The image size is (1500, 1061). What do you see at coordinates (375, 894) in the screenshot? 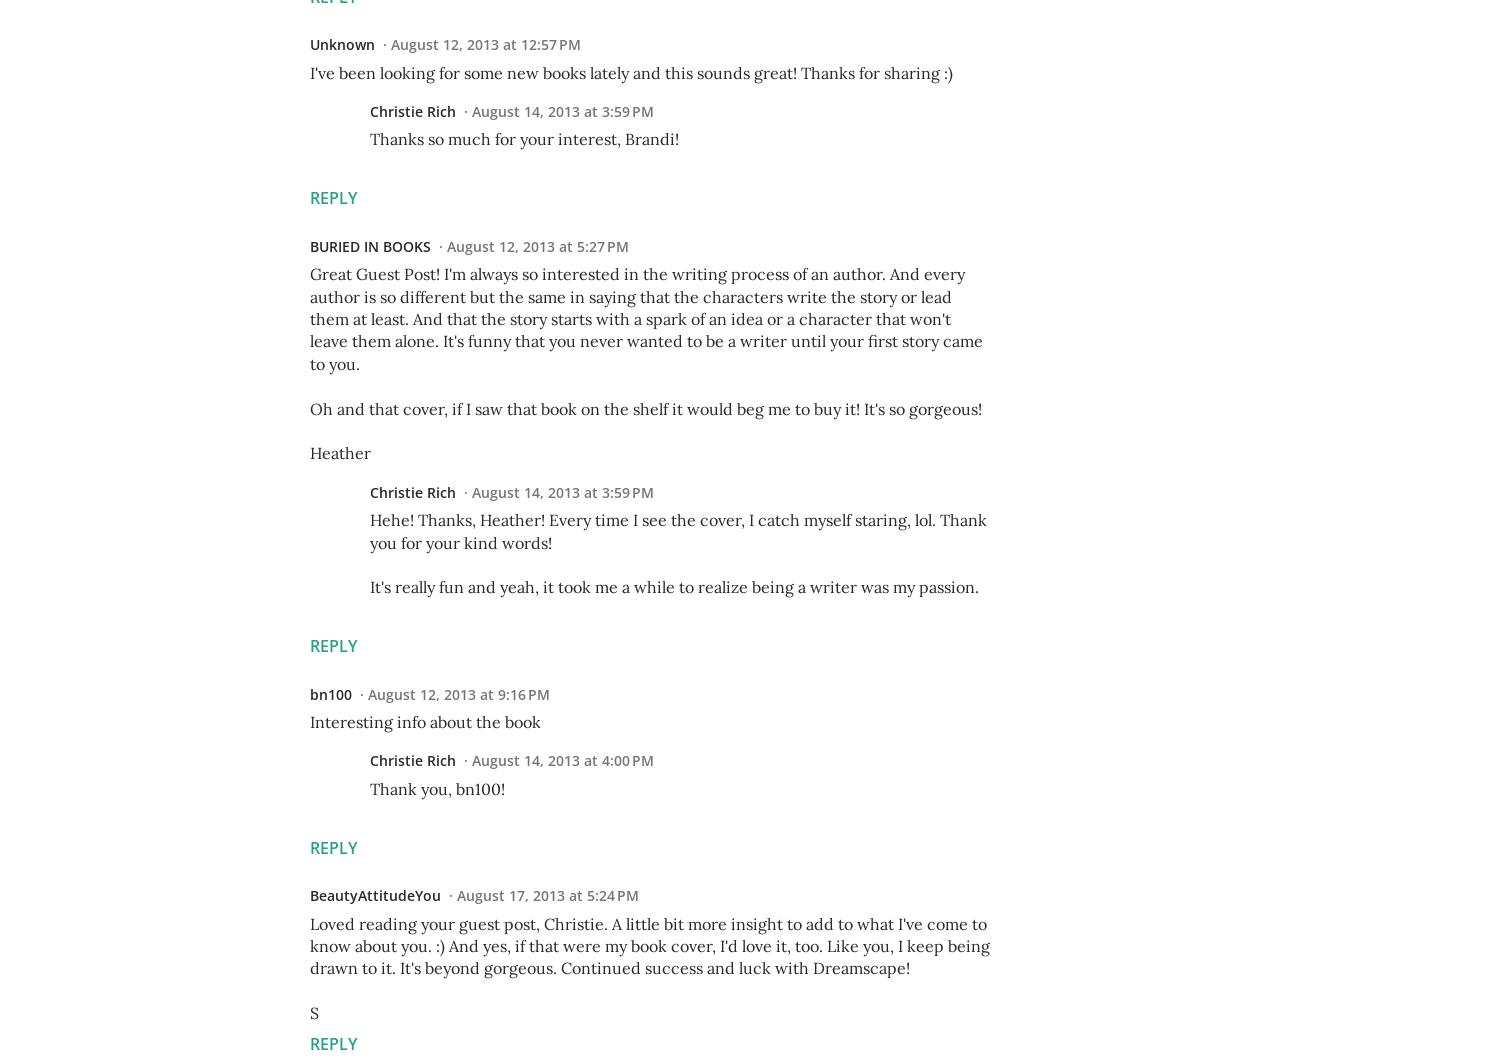
I see `'BeautyAttitudeYou'` at bounding box center [375, 894].